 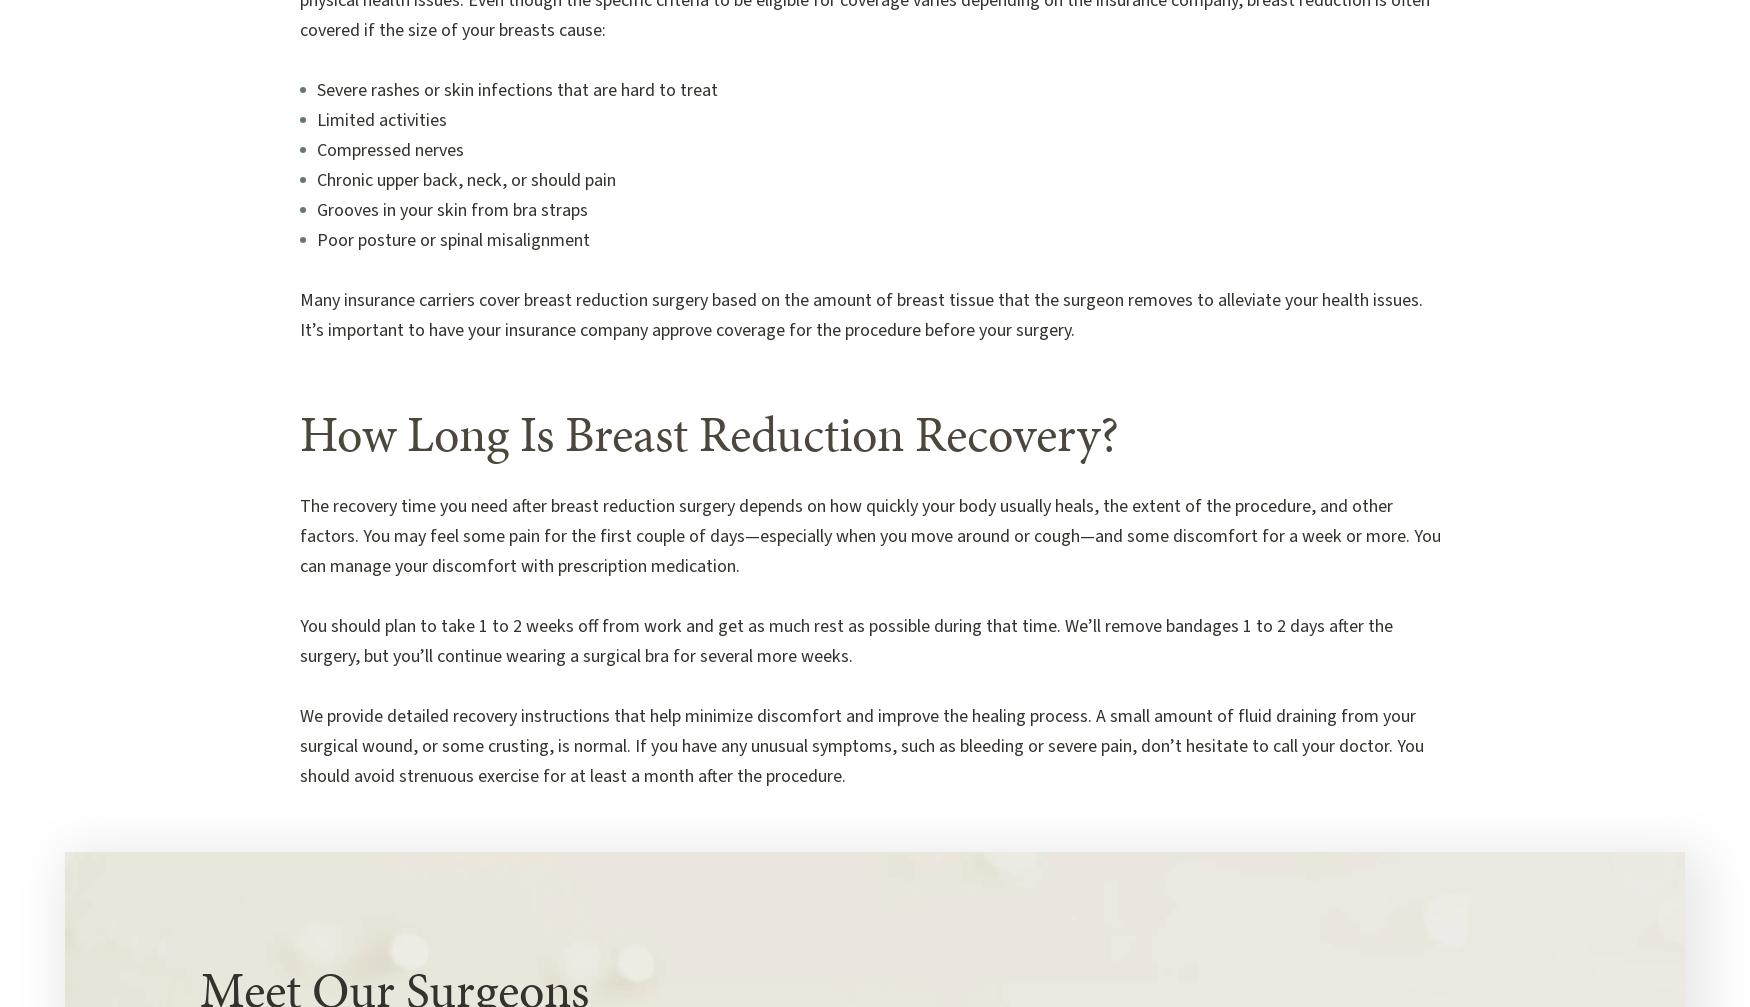 What do you see at coordinates (316, 120) in the screenshot?
I see `'Limited activities'` at bounding box center [316, 120].